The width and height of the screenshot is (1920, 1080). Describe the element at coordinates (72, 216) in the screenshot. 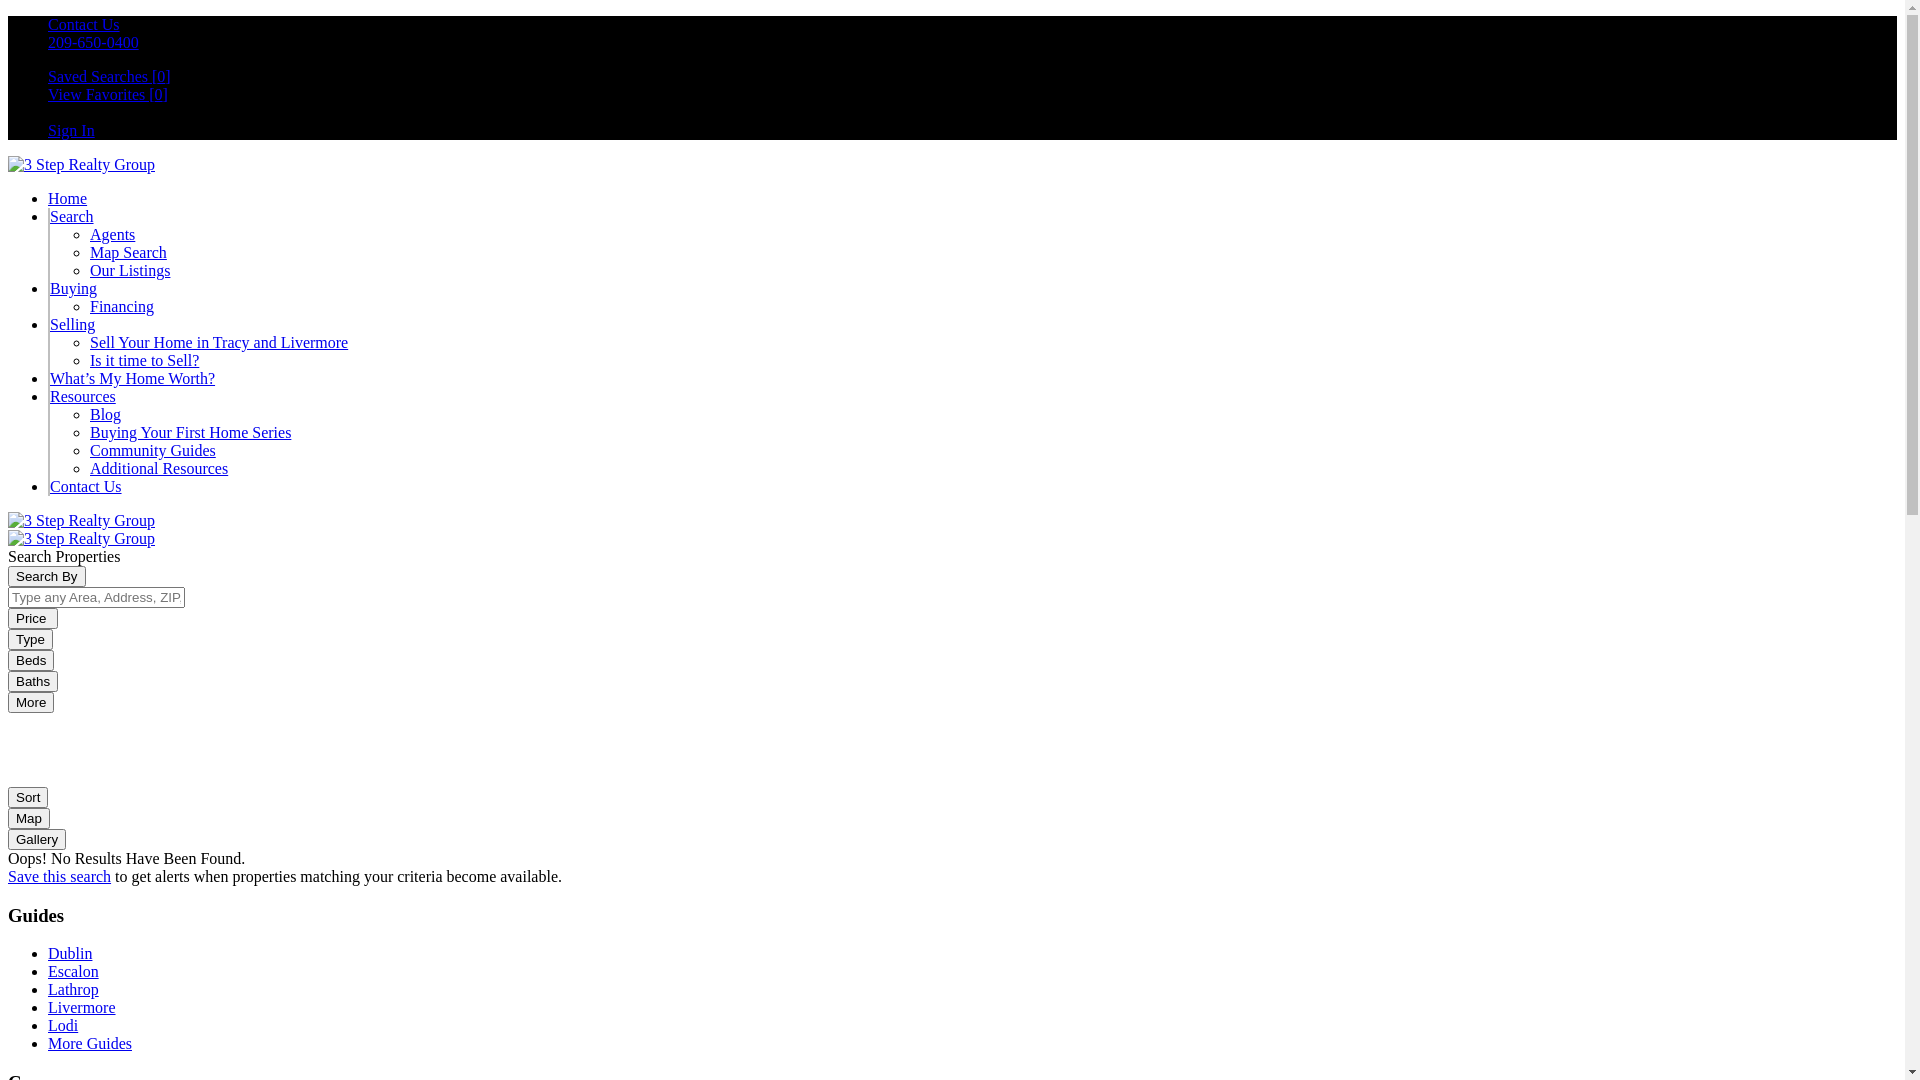

I see `'Search'` at that location.